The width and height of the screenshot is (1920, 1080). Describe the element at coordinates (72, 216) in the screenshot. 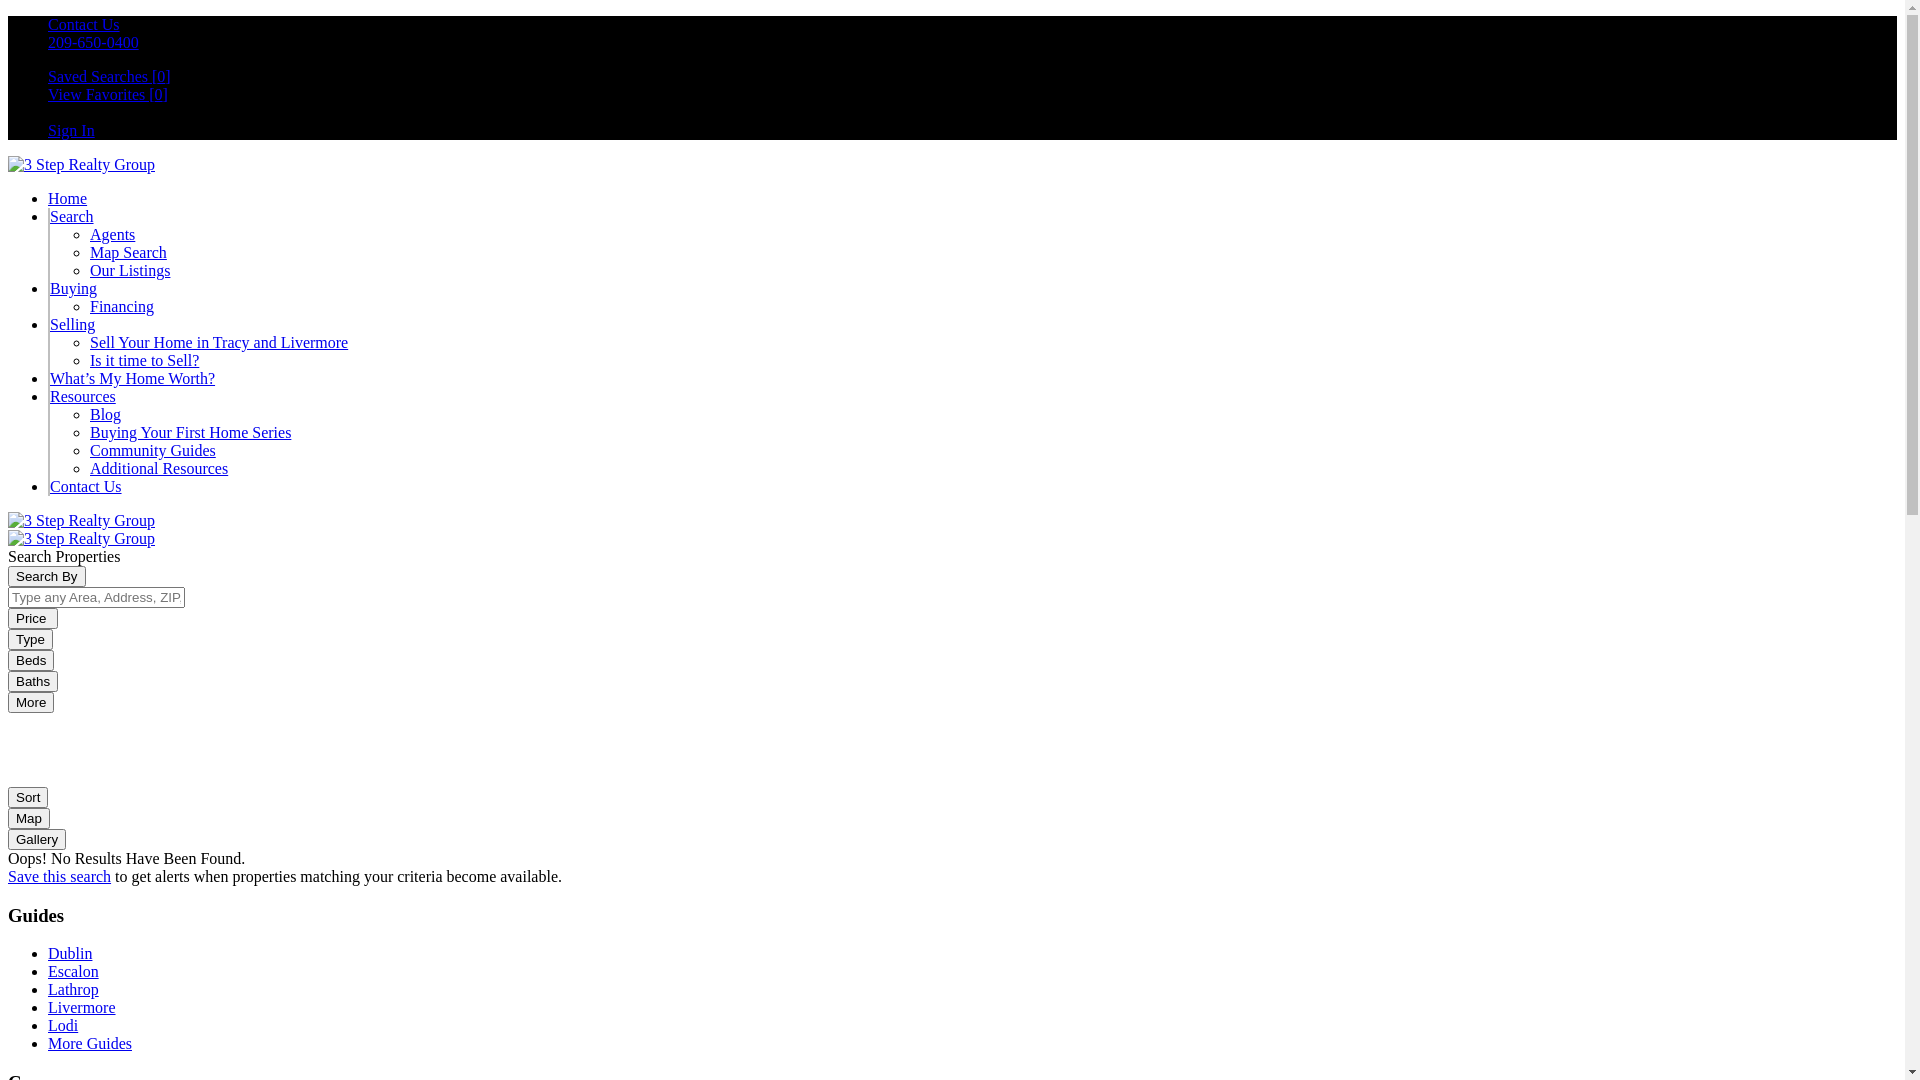

I see `'Search'` at that location.